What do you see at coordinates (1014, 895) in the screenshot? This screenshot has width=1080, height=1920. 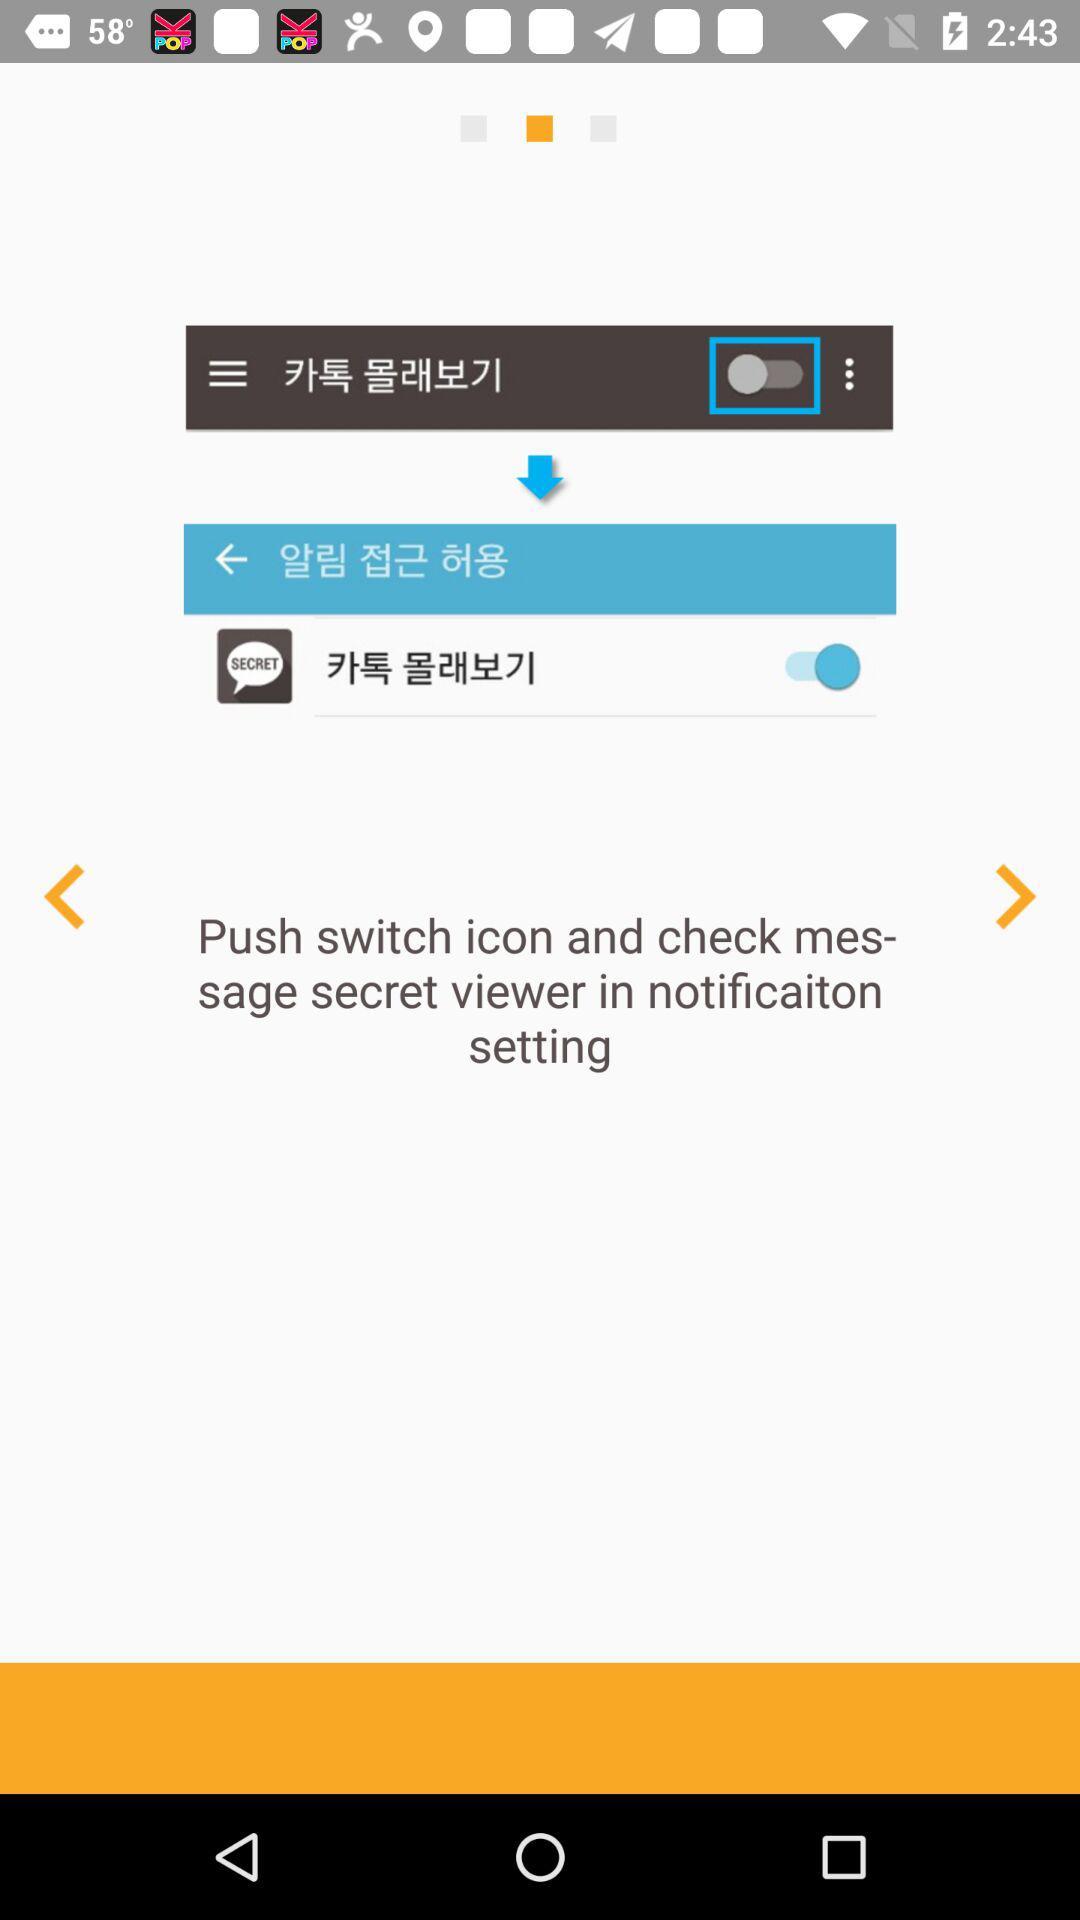 I see `previous` at bounding box center [1014, 895].